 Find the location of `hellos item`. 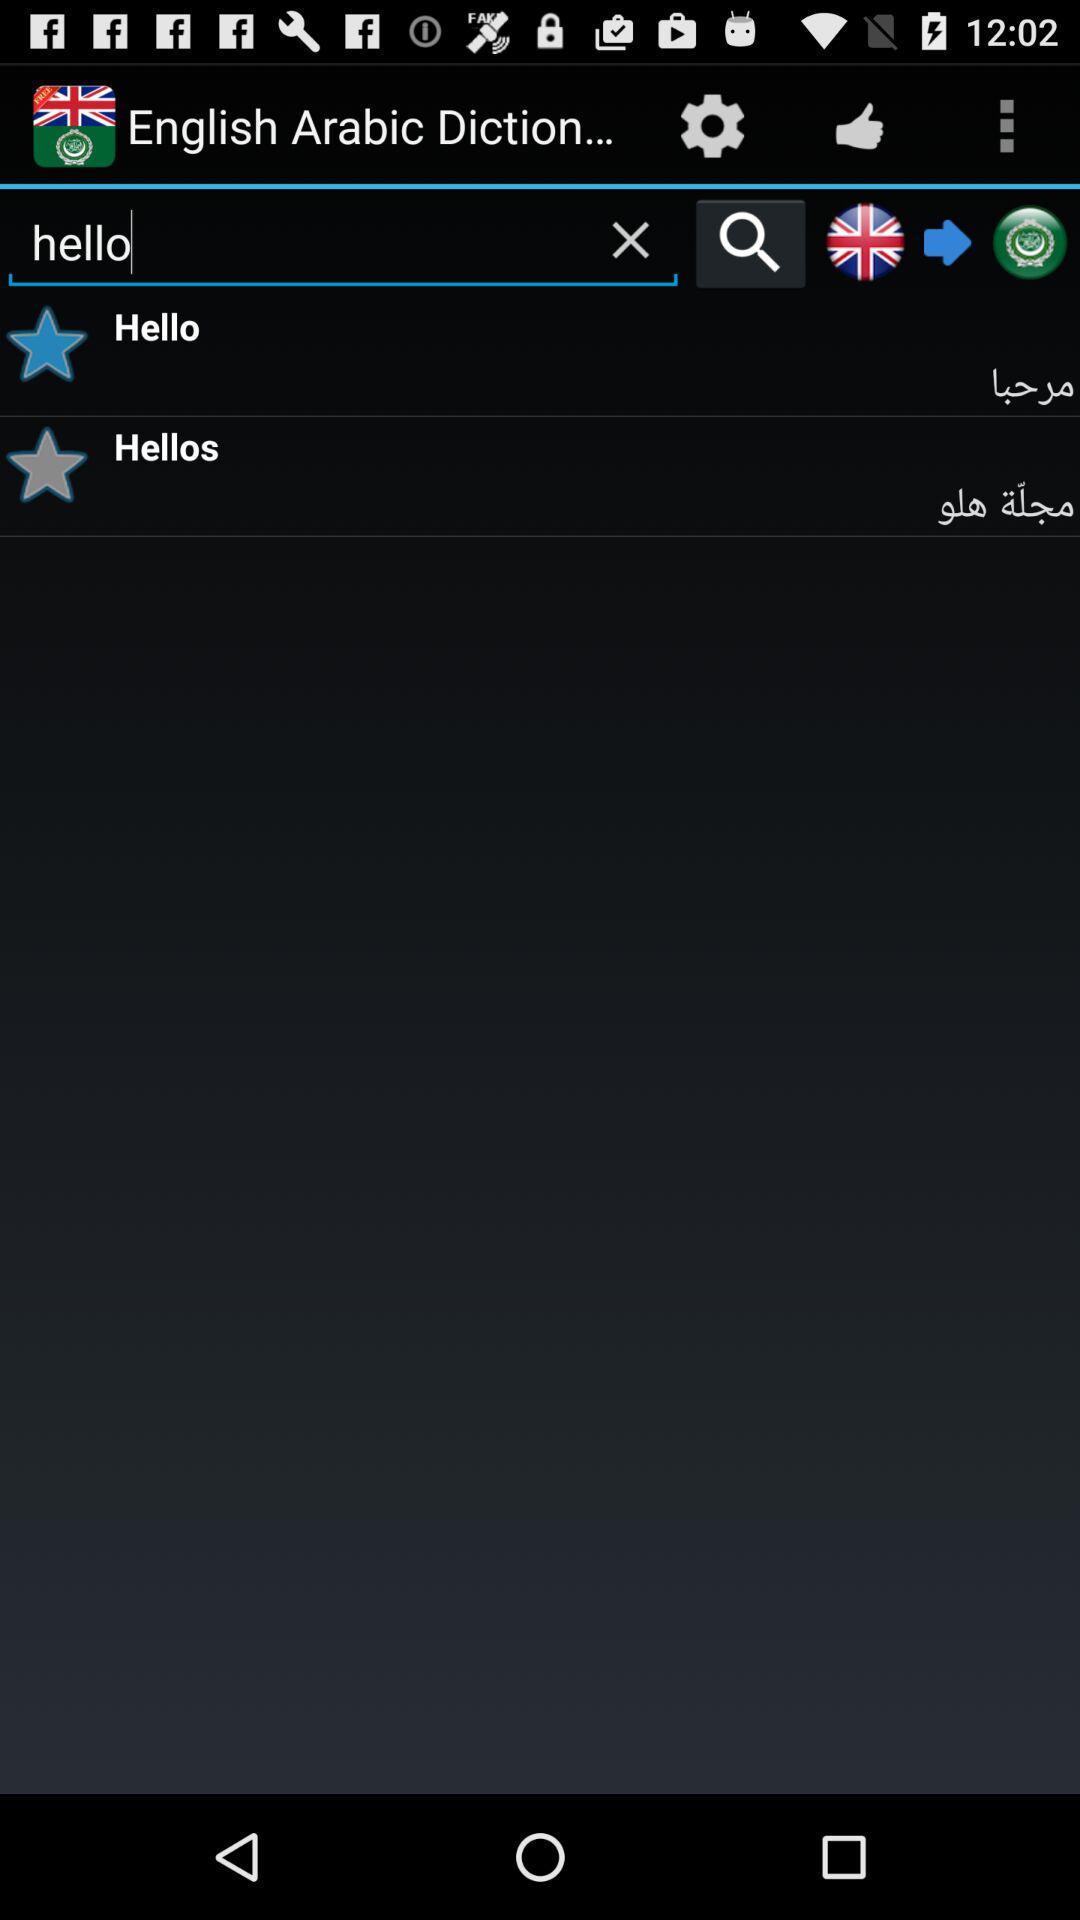

hellos item is located at coordinates (593, 443).